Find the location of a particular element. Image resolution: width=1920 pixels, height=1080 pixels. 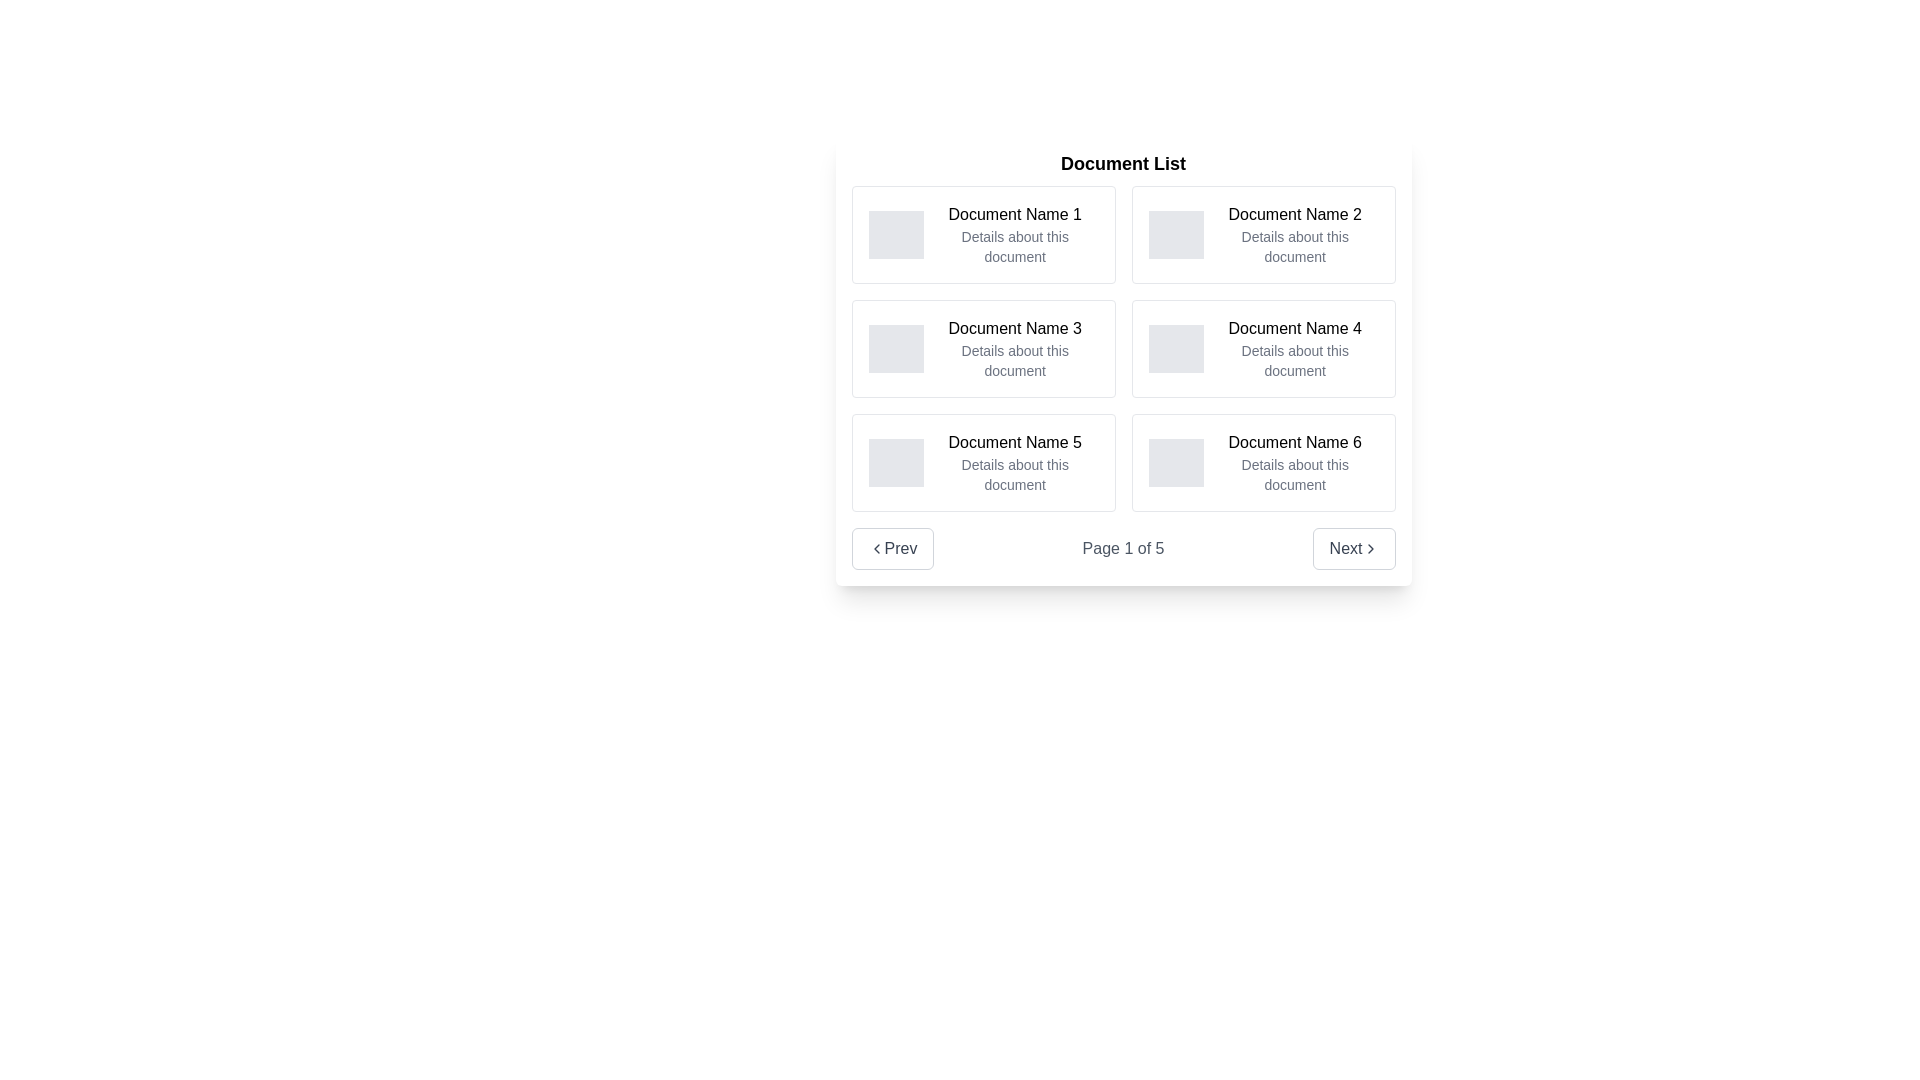

text element styled in small gray font that says 'Details about this document.' It is located directly below the 'Document Name 5' text in the bottom-left cell of the grid layout is located at coordinates (1015, 474).